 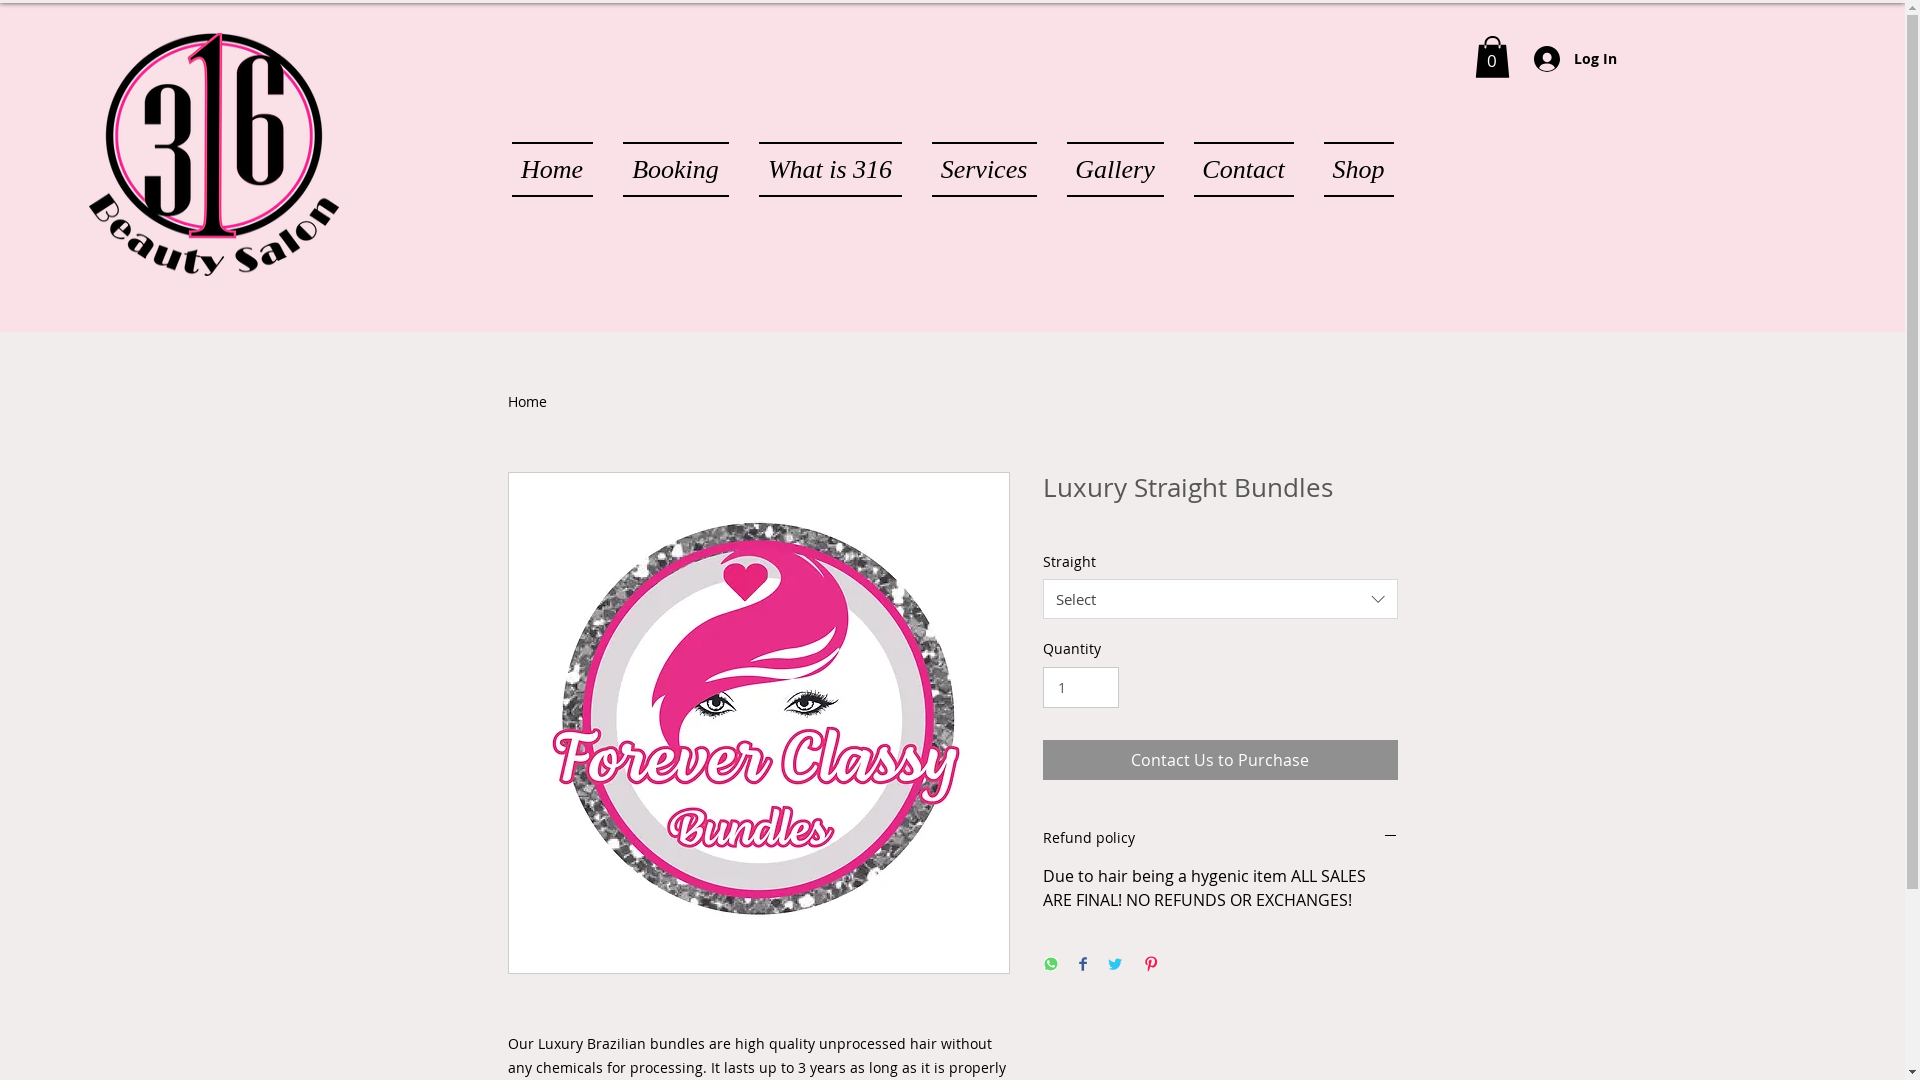 I want to click on 'Services', so click(x=983, y=168).